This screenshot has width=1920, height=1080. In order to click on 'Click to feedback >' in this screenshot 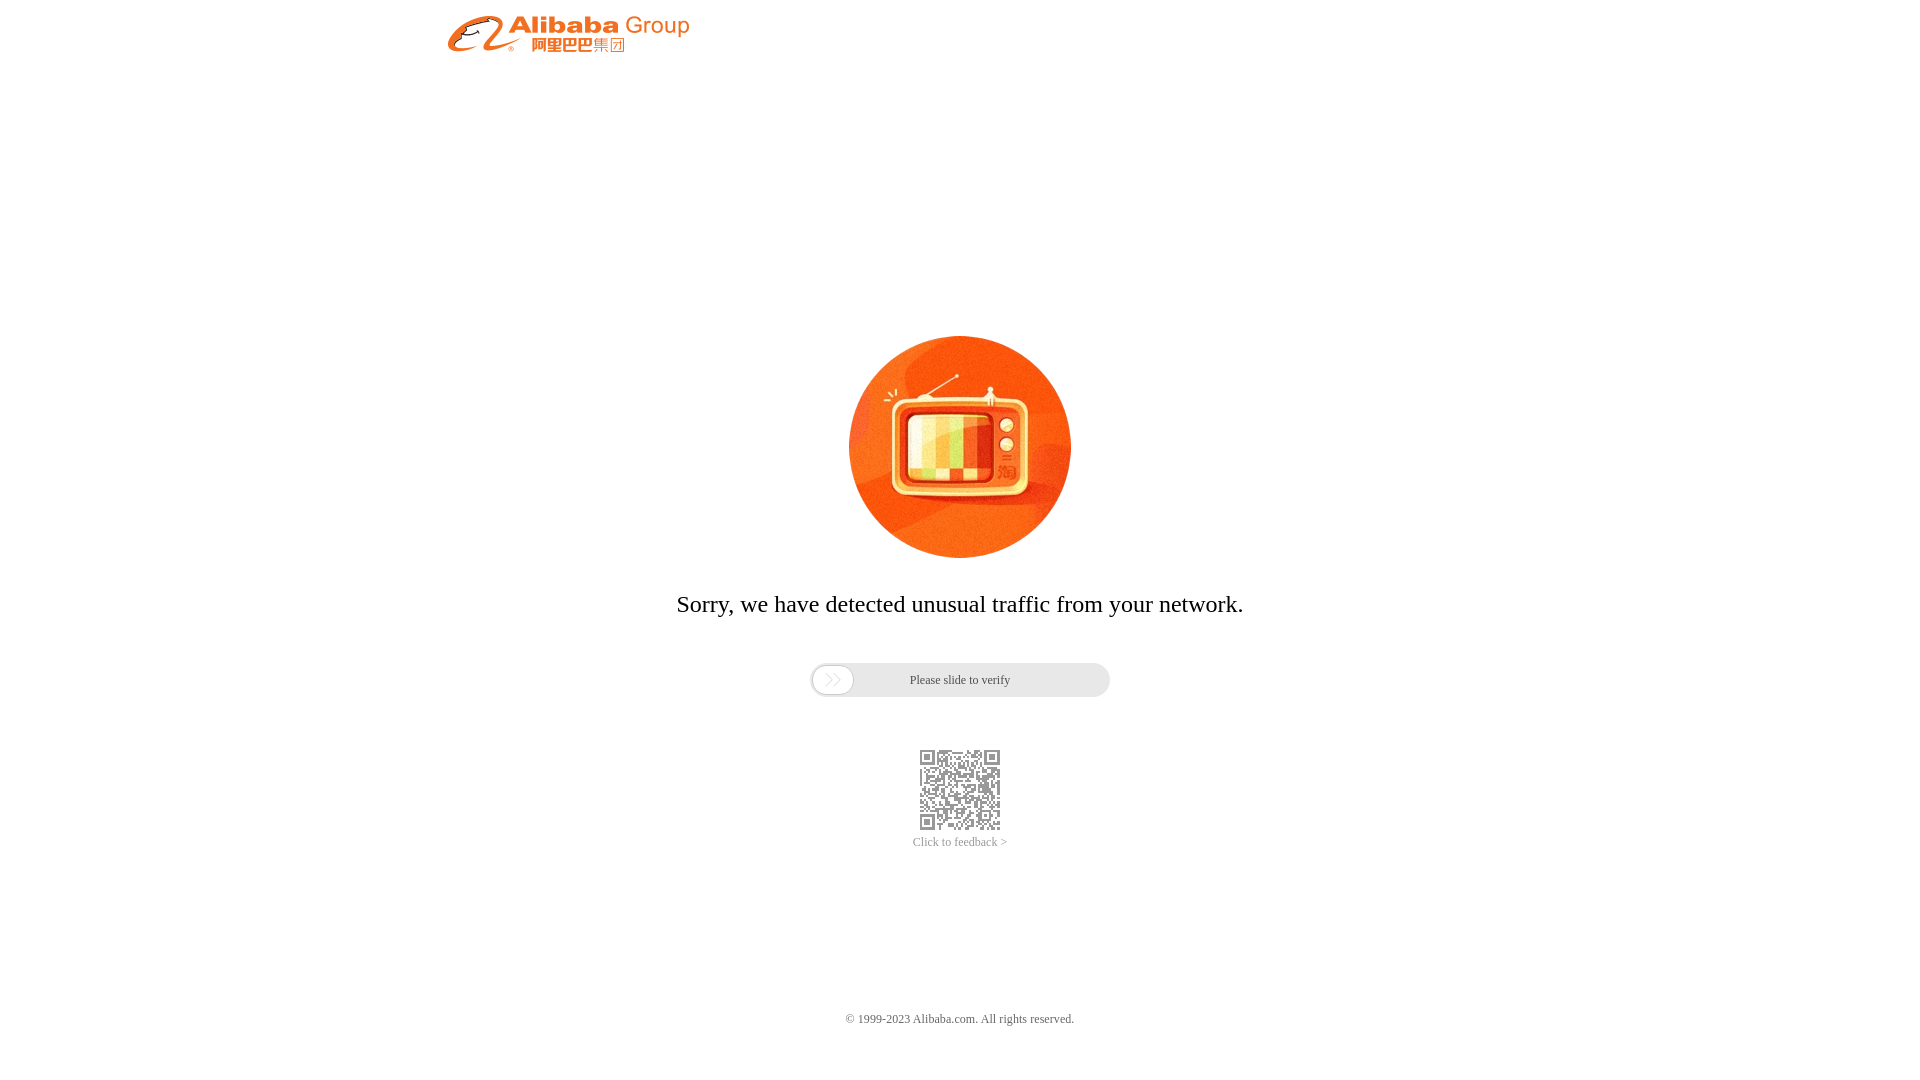, I will do `click(960, 842)`.